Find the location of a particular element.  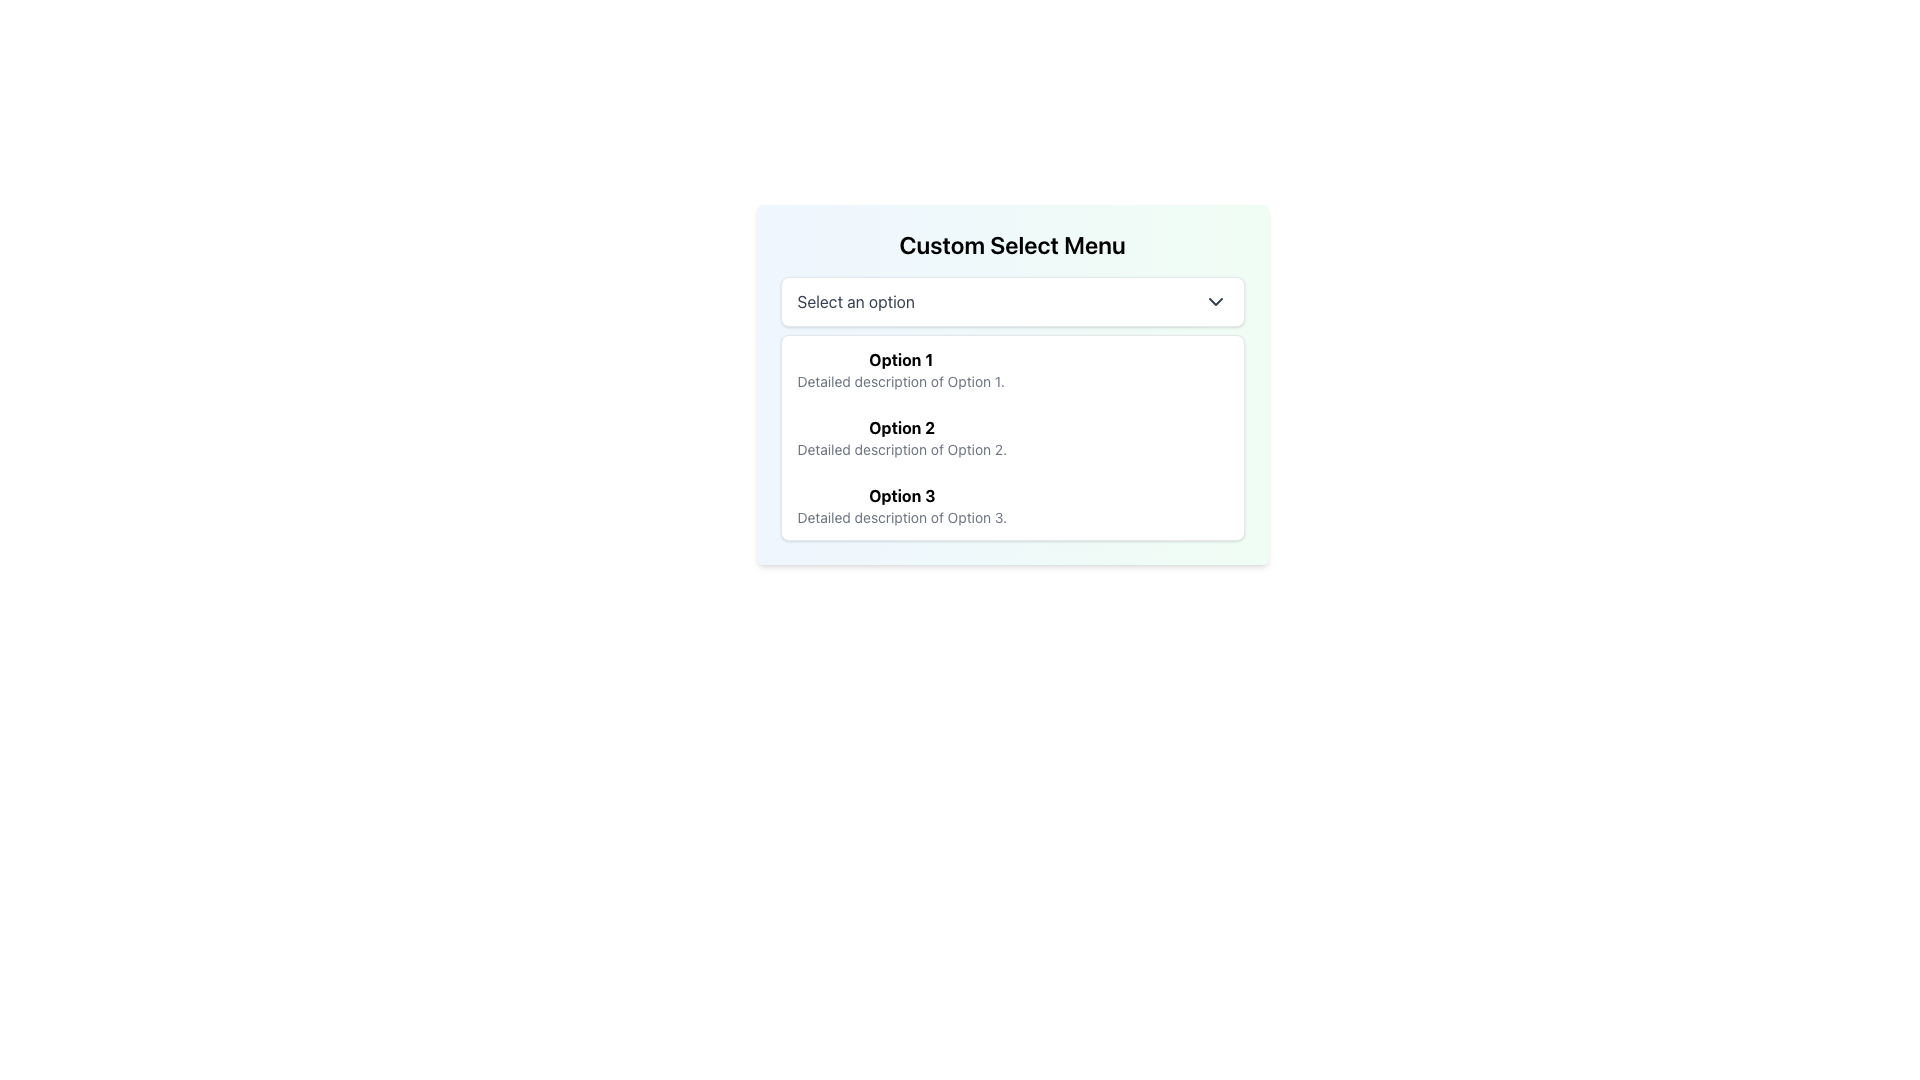

the third item in the dropdown menu labeled 'Custom Select Menu' is located at coordinates (901, 504).